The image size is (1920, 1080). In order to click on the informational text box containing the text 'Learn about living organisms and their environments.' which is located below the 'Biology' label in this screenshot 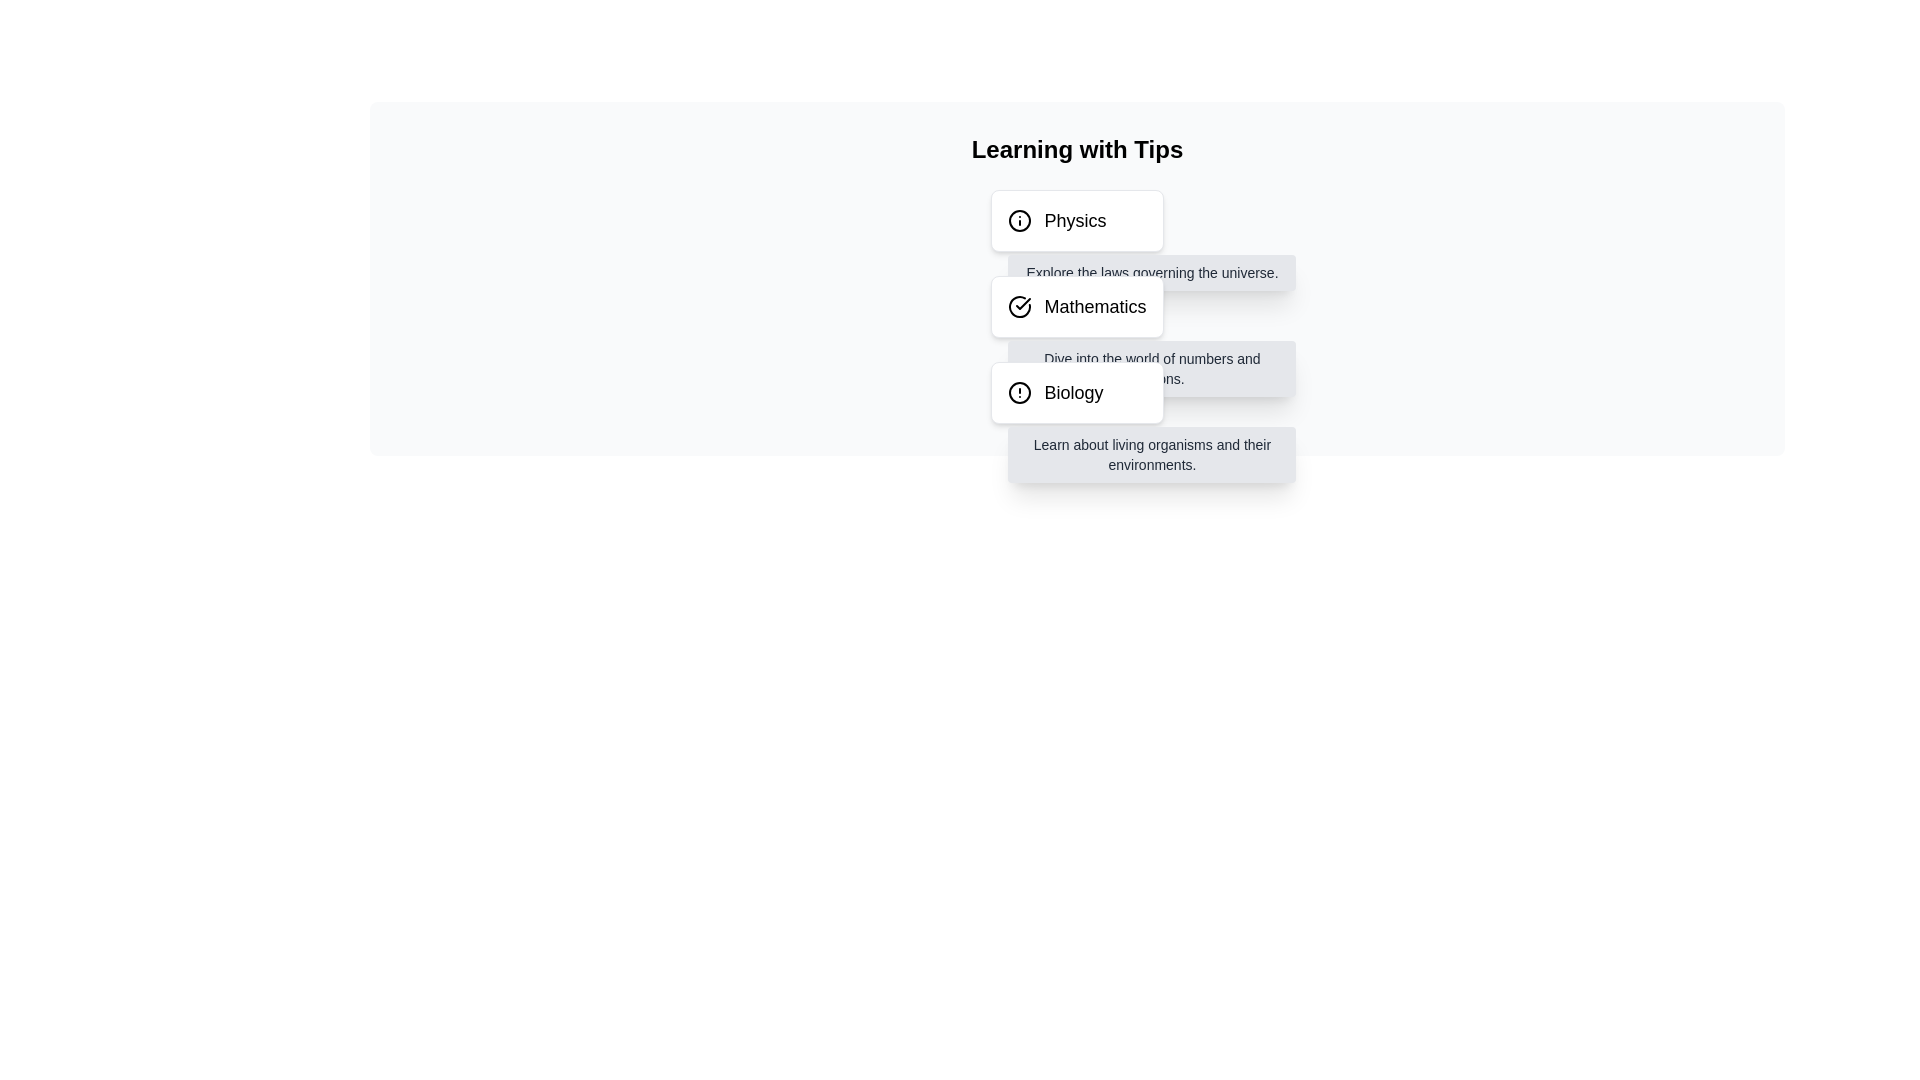, I will do `click(1152, 455)`.